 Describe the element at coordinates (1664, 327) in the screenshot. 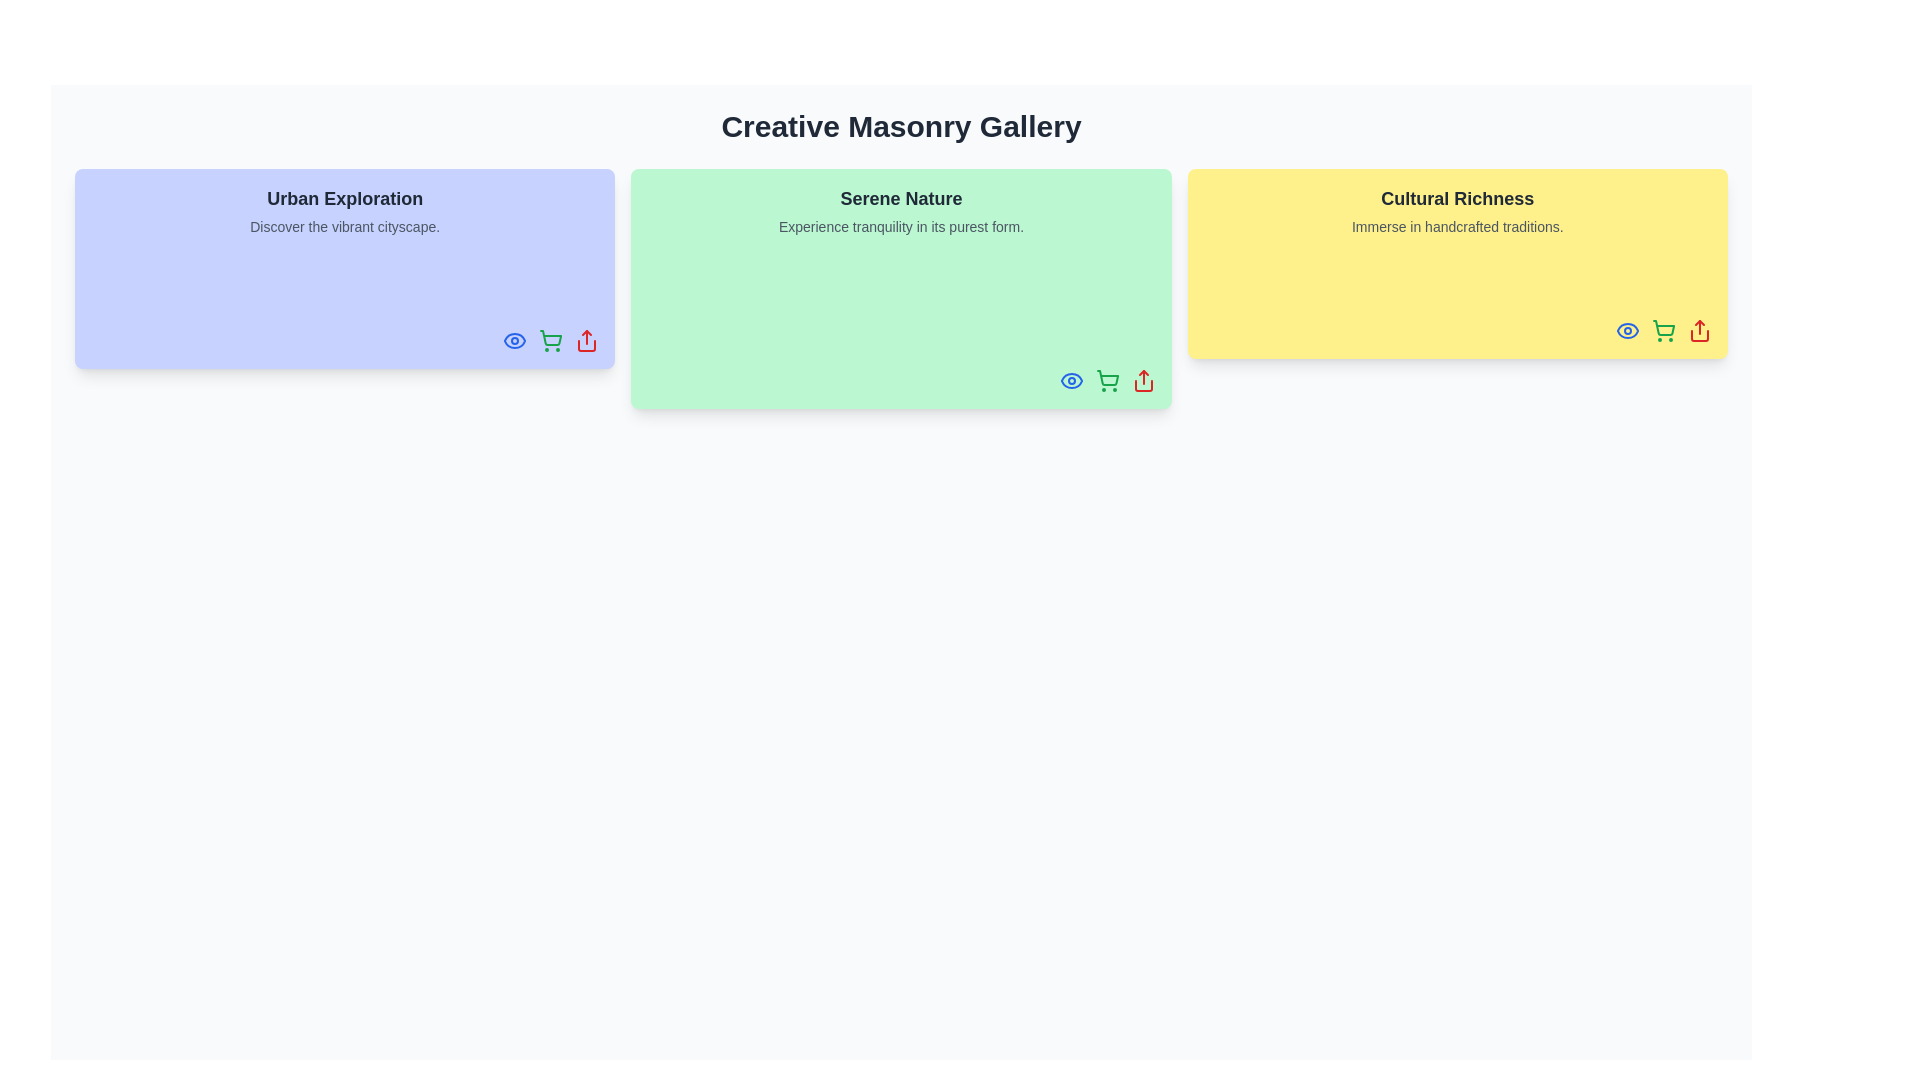

I see `the add to cart icon located in the center position of the three icons at the bottom-right corner of the yellow card titled 'Cultural Richness'` at that location.